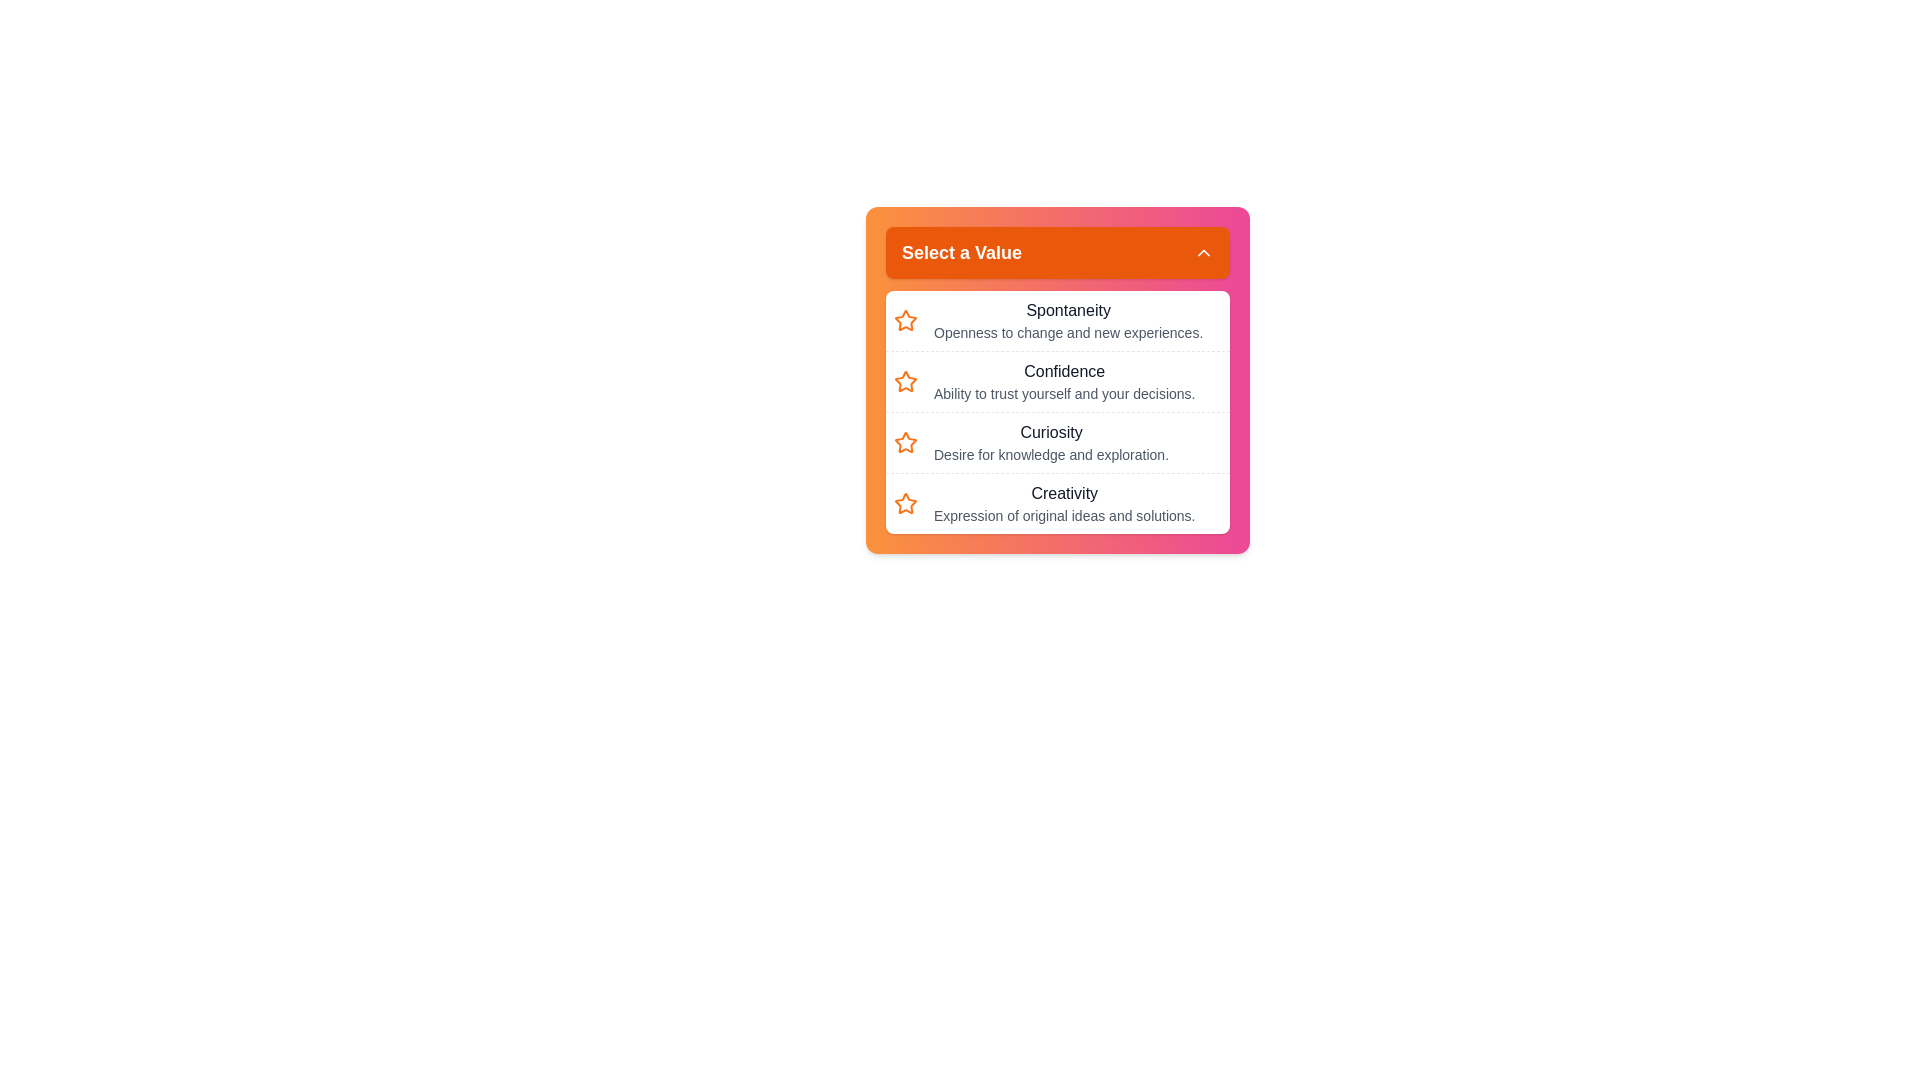  Describe the element at coordinates (1063, 393) in the screenshot. I see `the detailed explanation of the 'Confidence' entry located directly below the 'Confidence' heading in the dropdown menu` at that location.